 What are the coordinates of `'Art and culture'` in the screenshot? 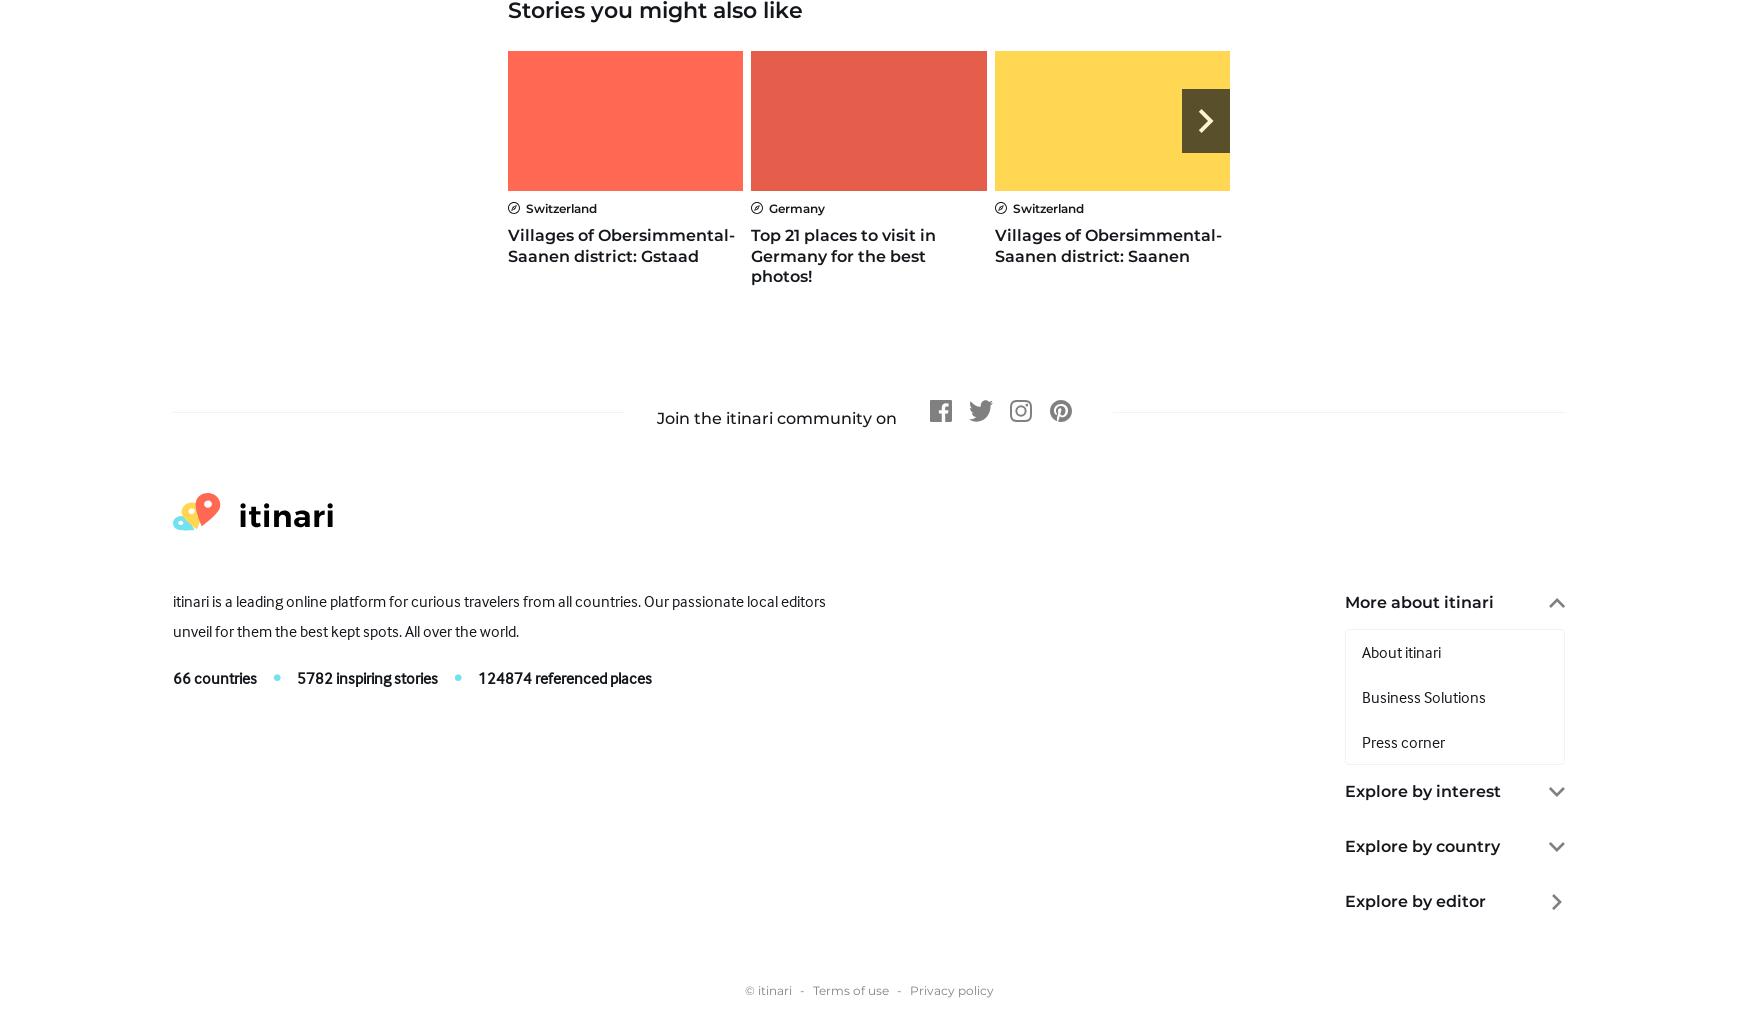 It's located at (1410, 840).